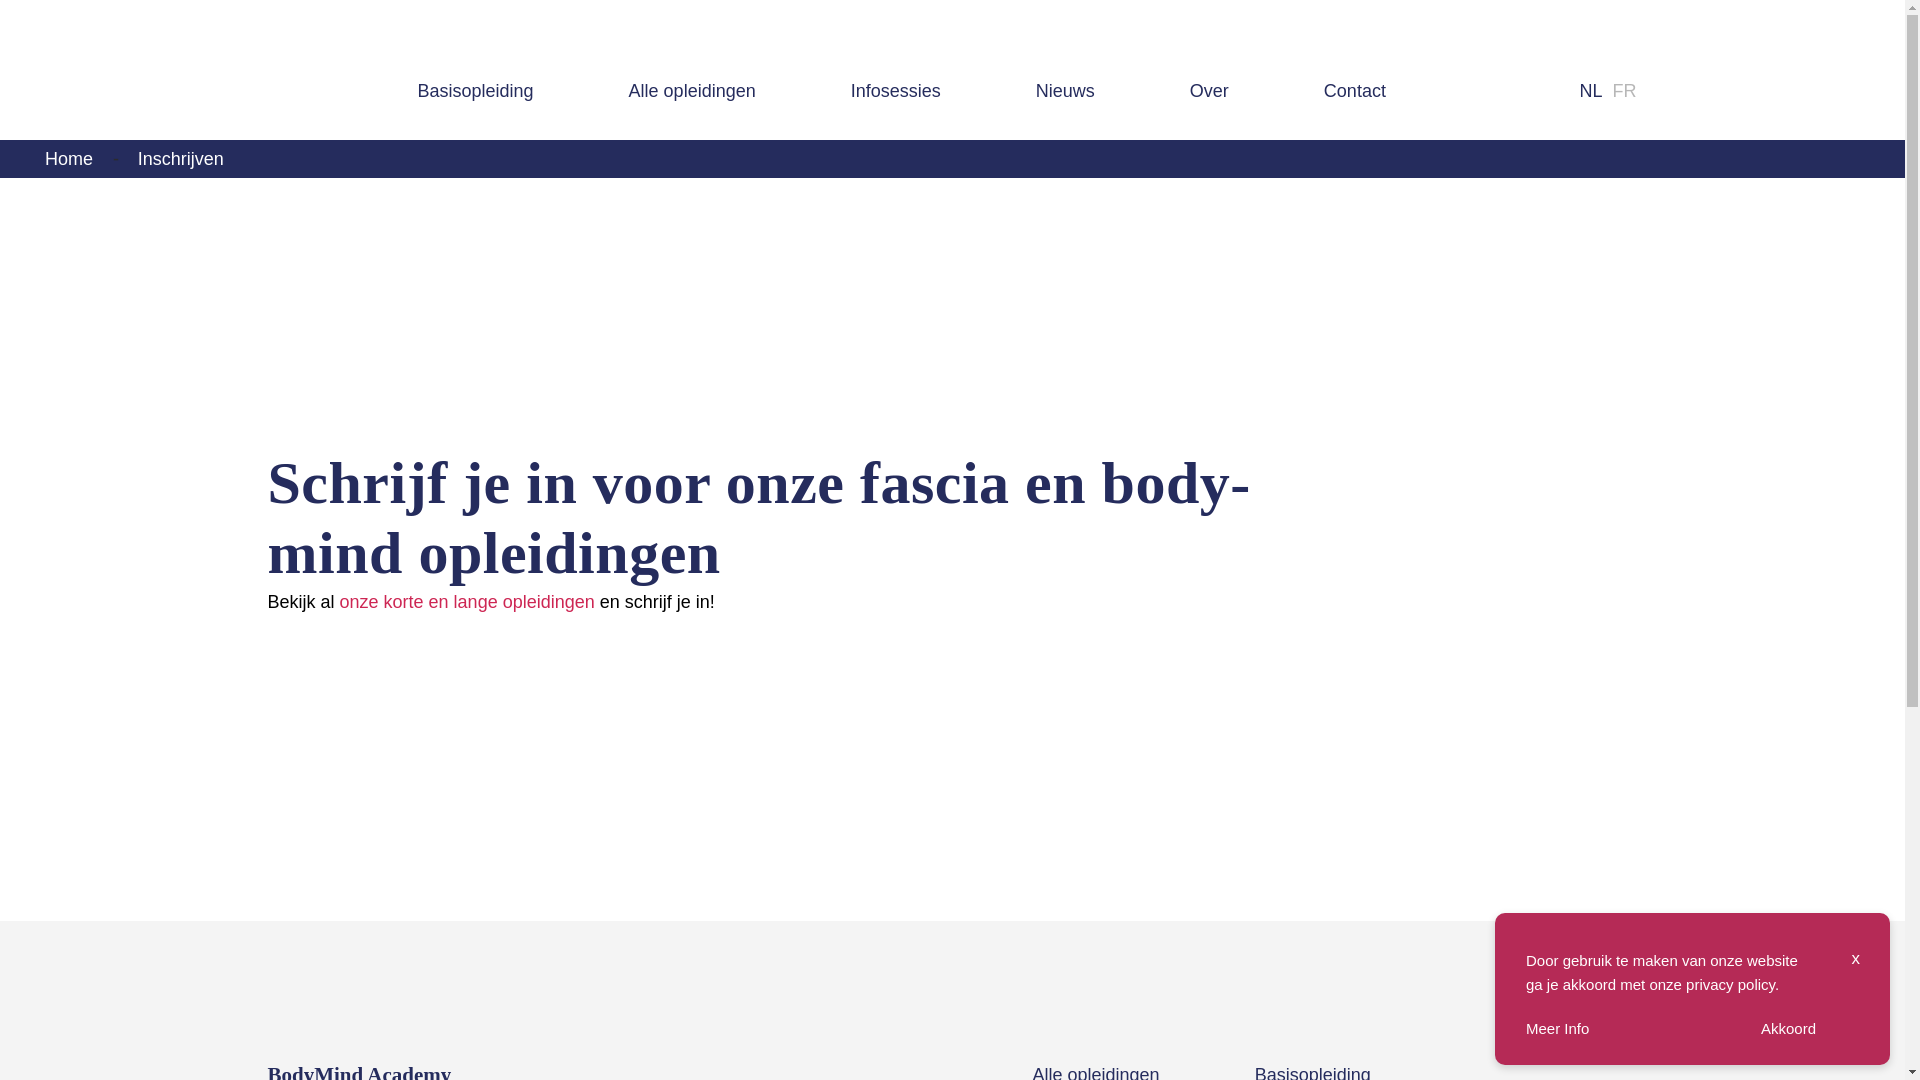 Image resolution: width=1920 pixels, height=1080 pixels. I want to click on 'FR', so click(1612, 90).